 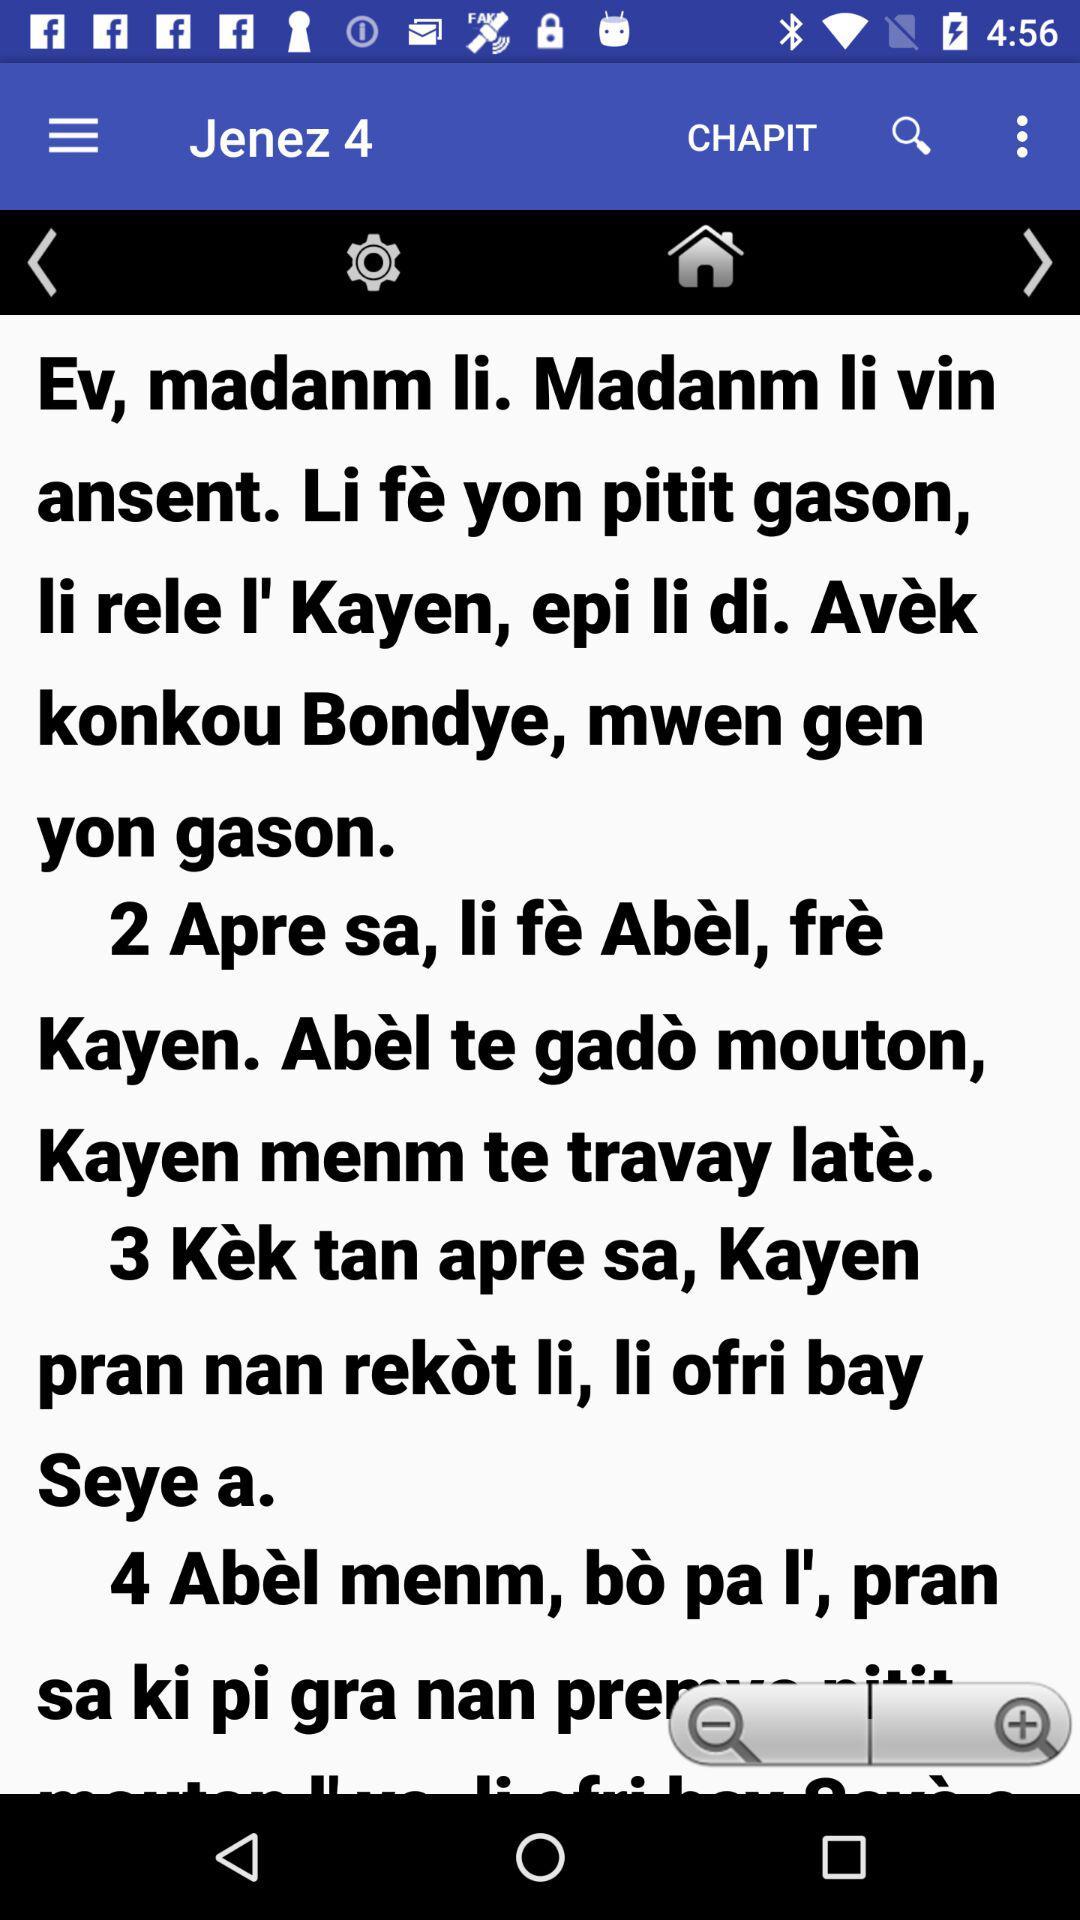 What do you see at coordinates (911, 135) in the screenshot?
I see `the item next to the chapit item` at bounding box center [911, 135].